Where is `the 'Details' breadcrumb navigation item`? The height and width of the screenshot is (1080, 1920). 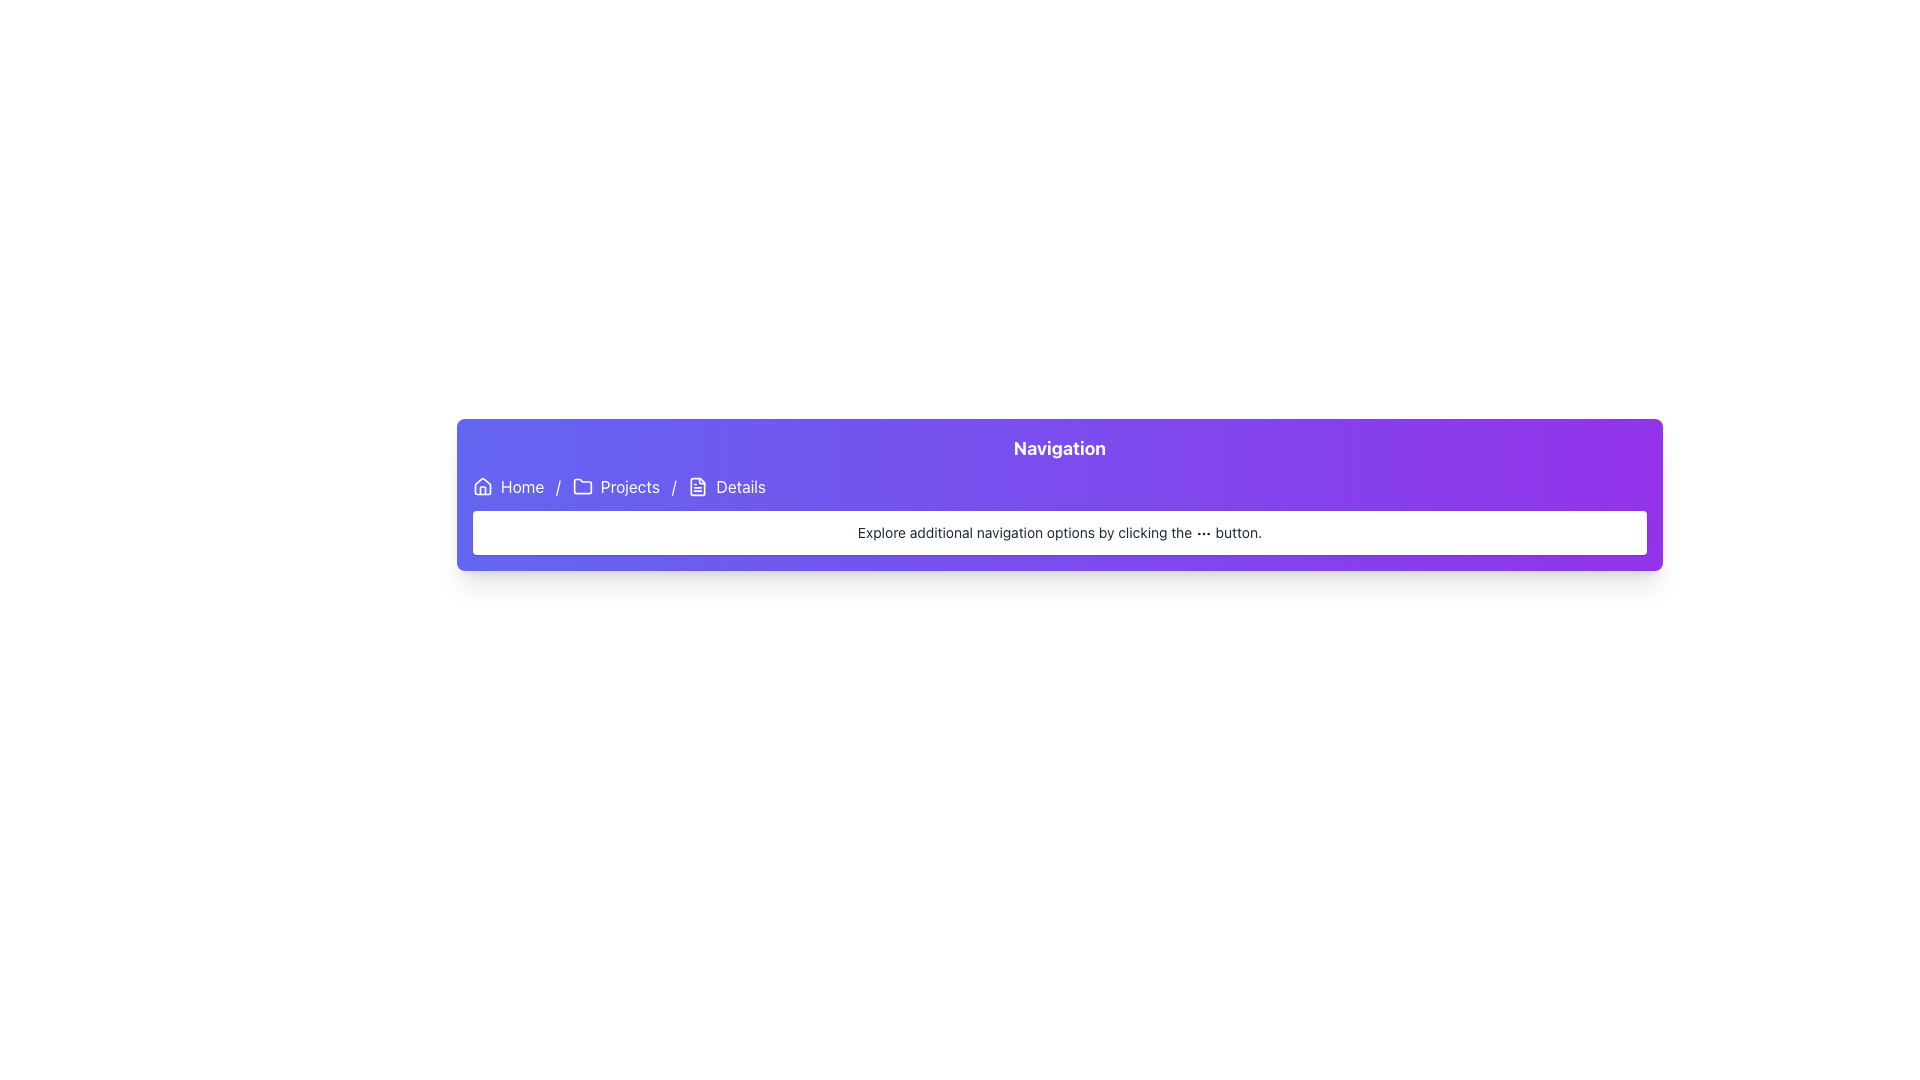
the 'Details' breadcrumb navigation item is located at coordinates (740, 486).